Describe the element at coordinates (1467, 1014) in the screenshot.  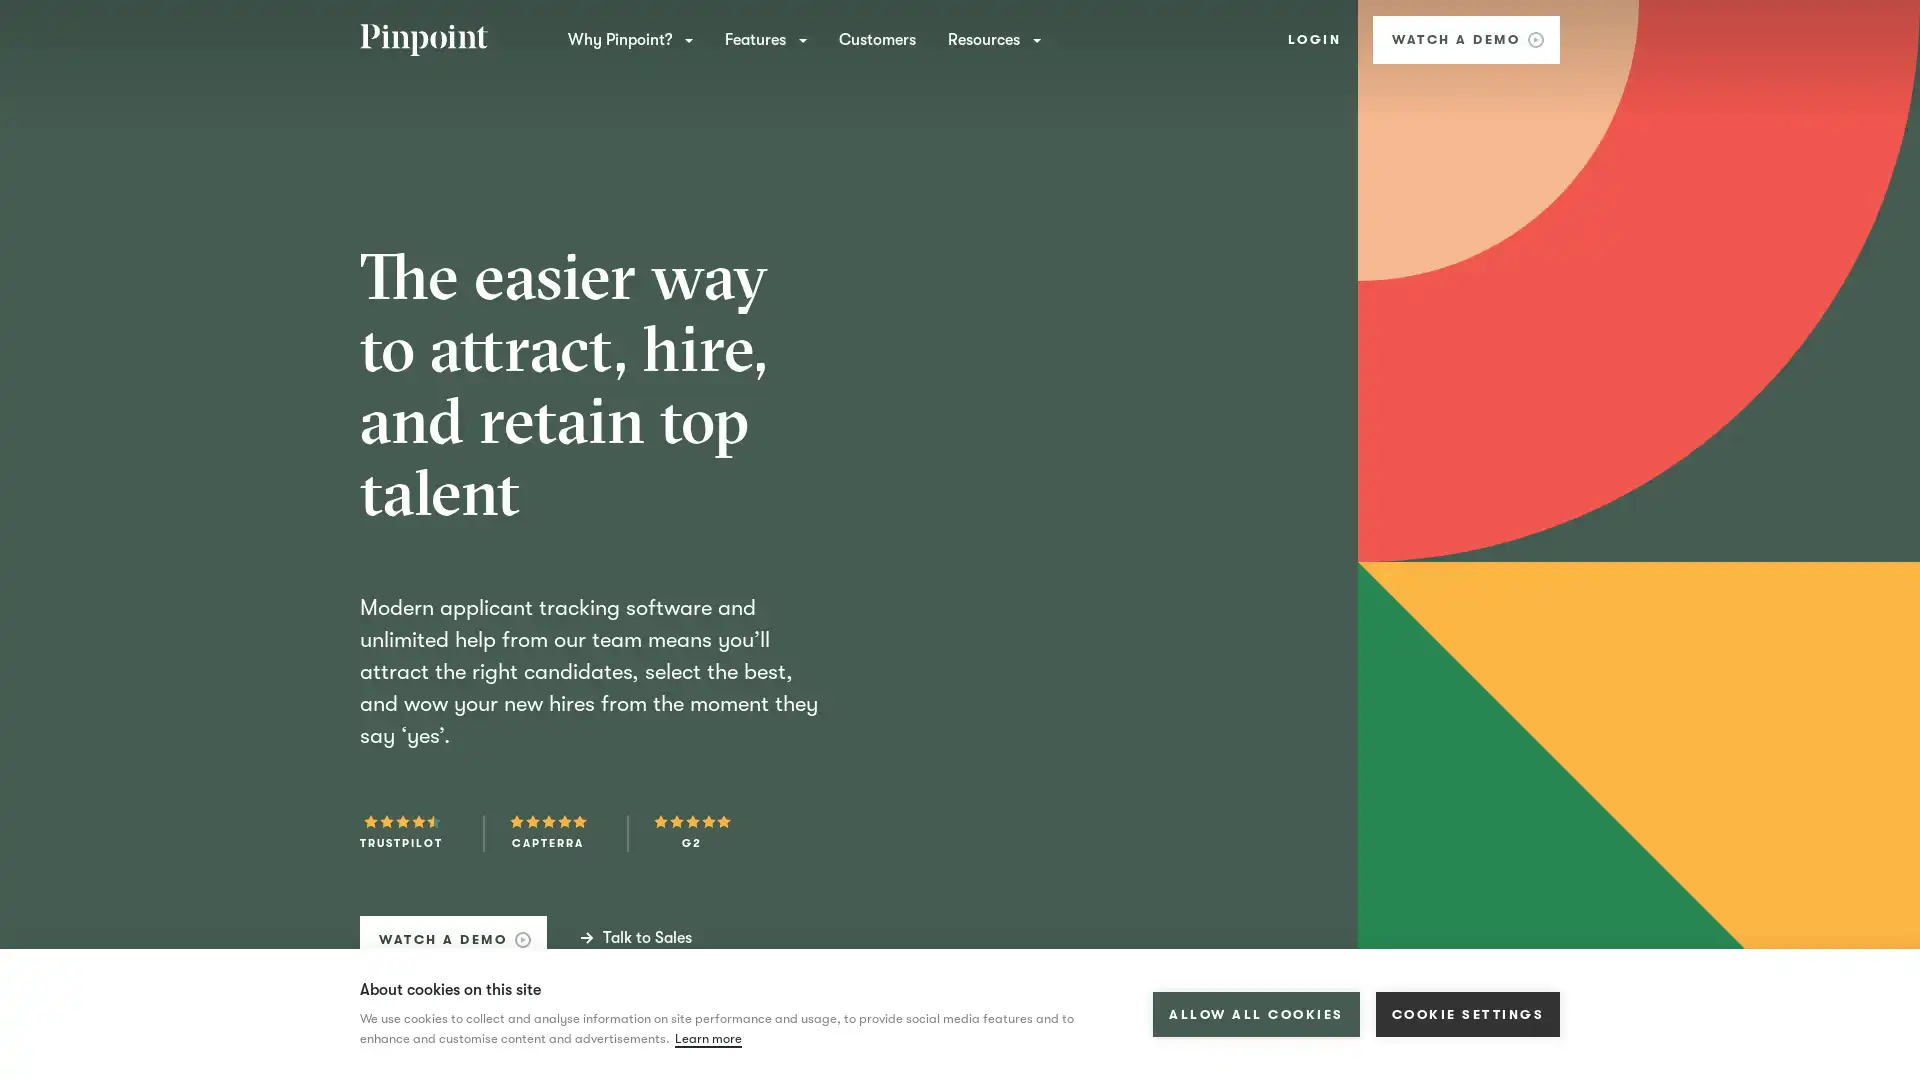
I see `COOKIE SETTINGS` at that location.